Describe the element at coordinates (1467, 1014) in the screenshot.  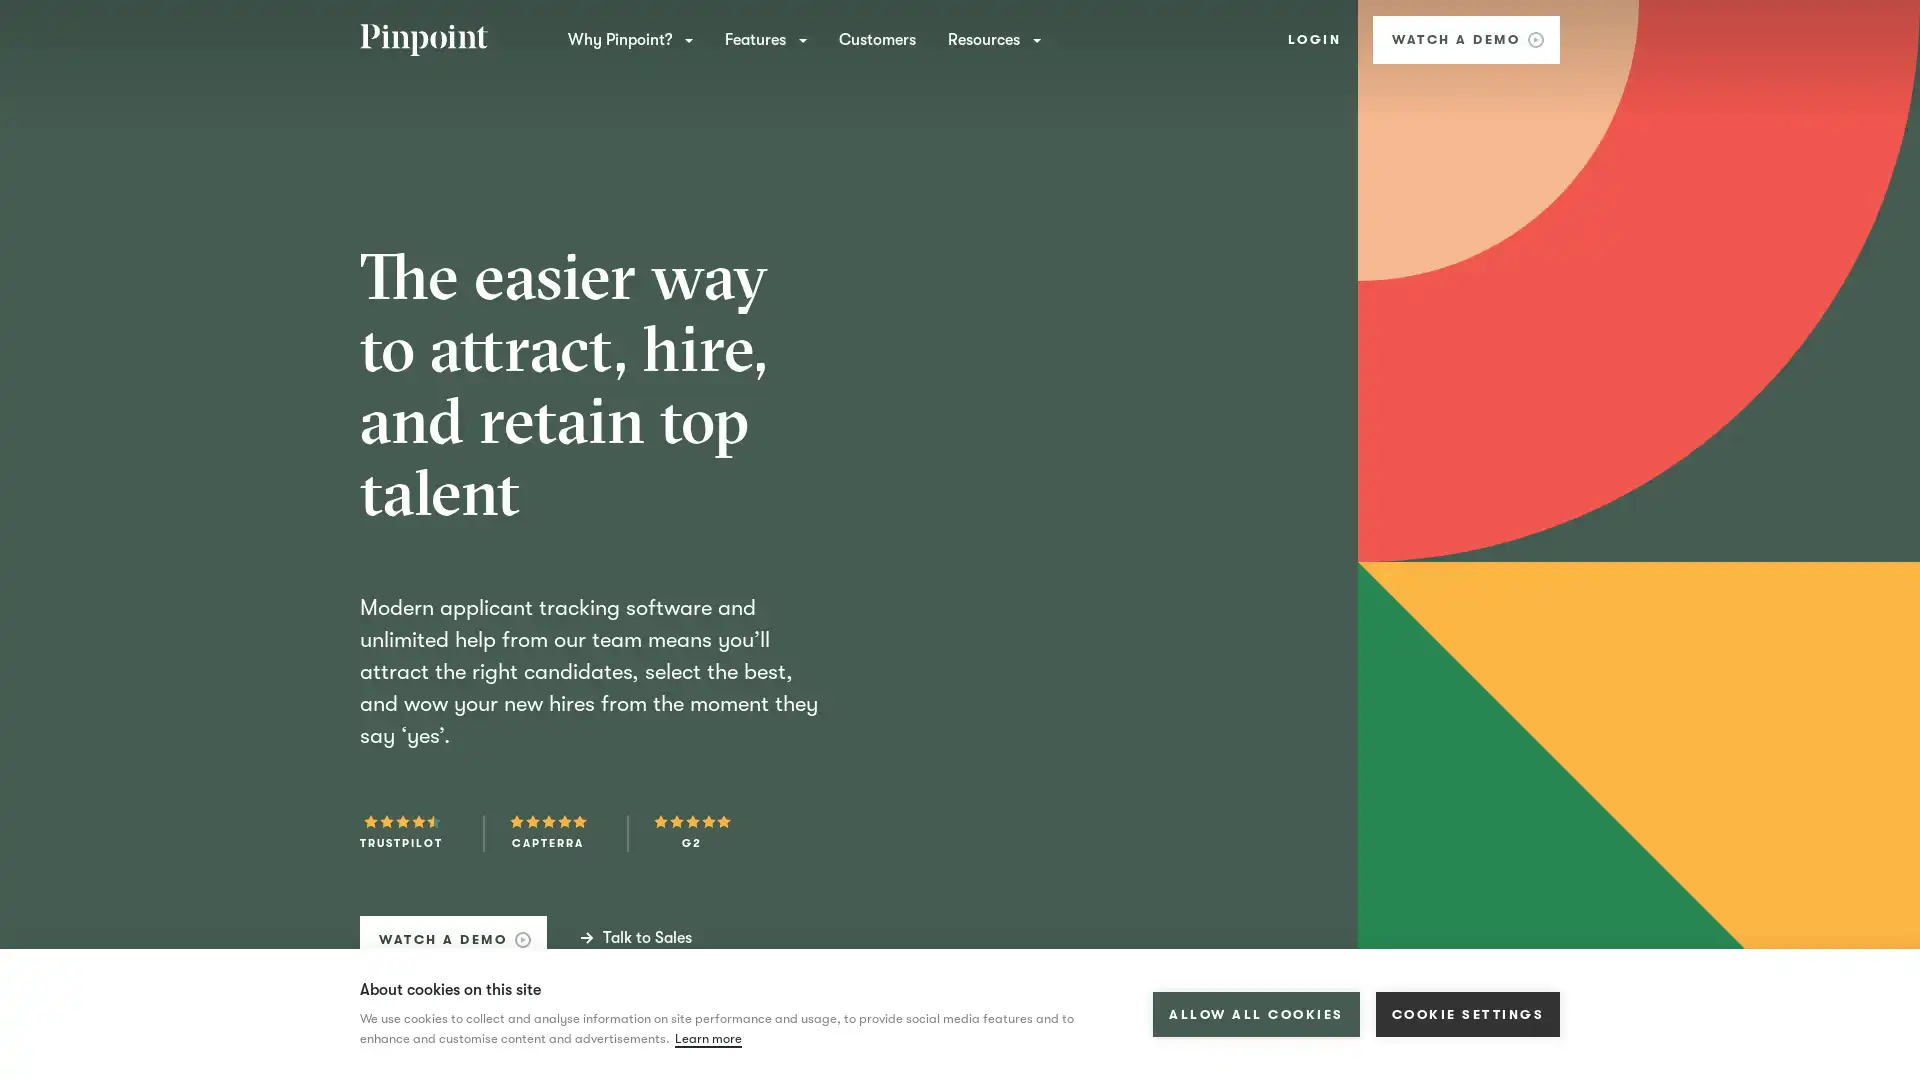
I see `COOKIE SETTINGS` at that location.